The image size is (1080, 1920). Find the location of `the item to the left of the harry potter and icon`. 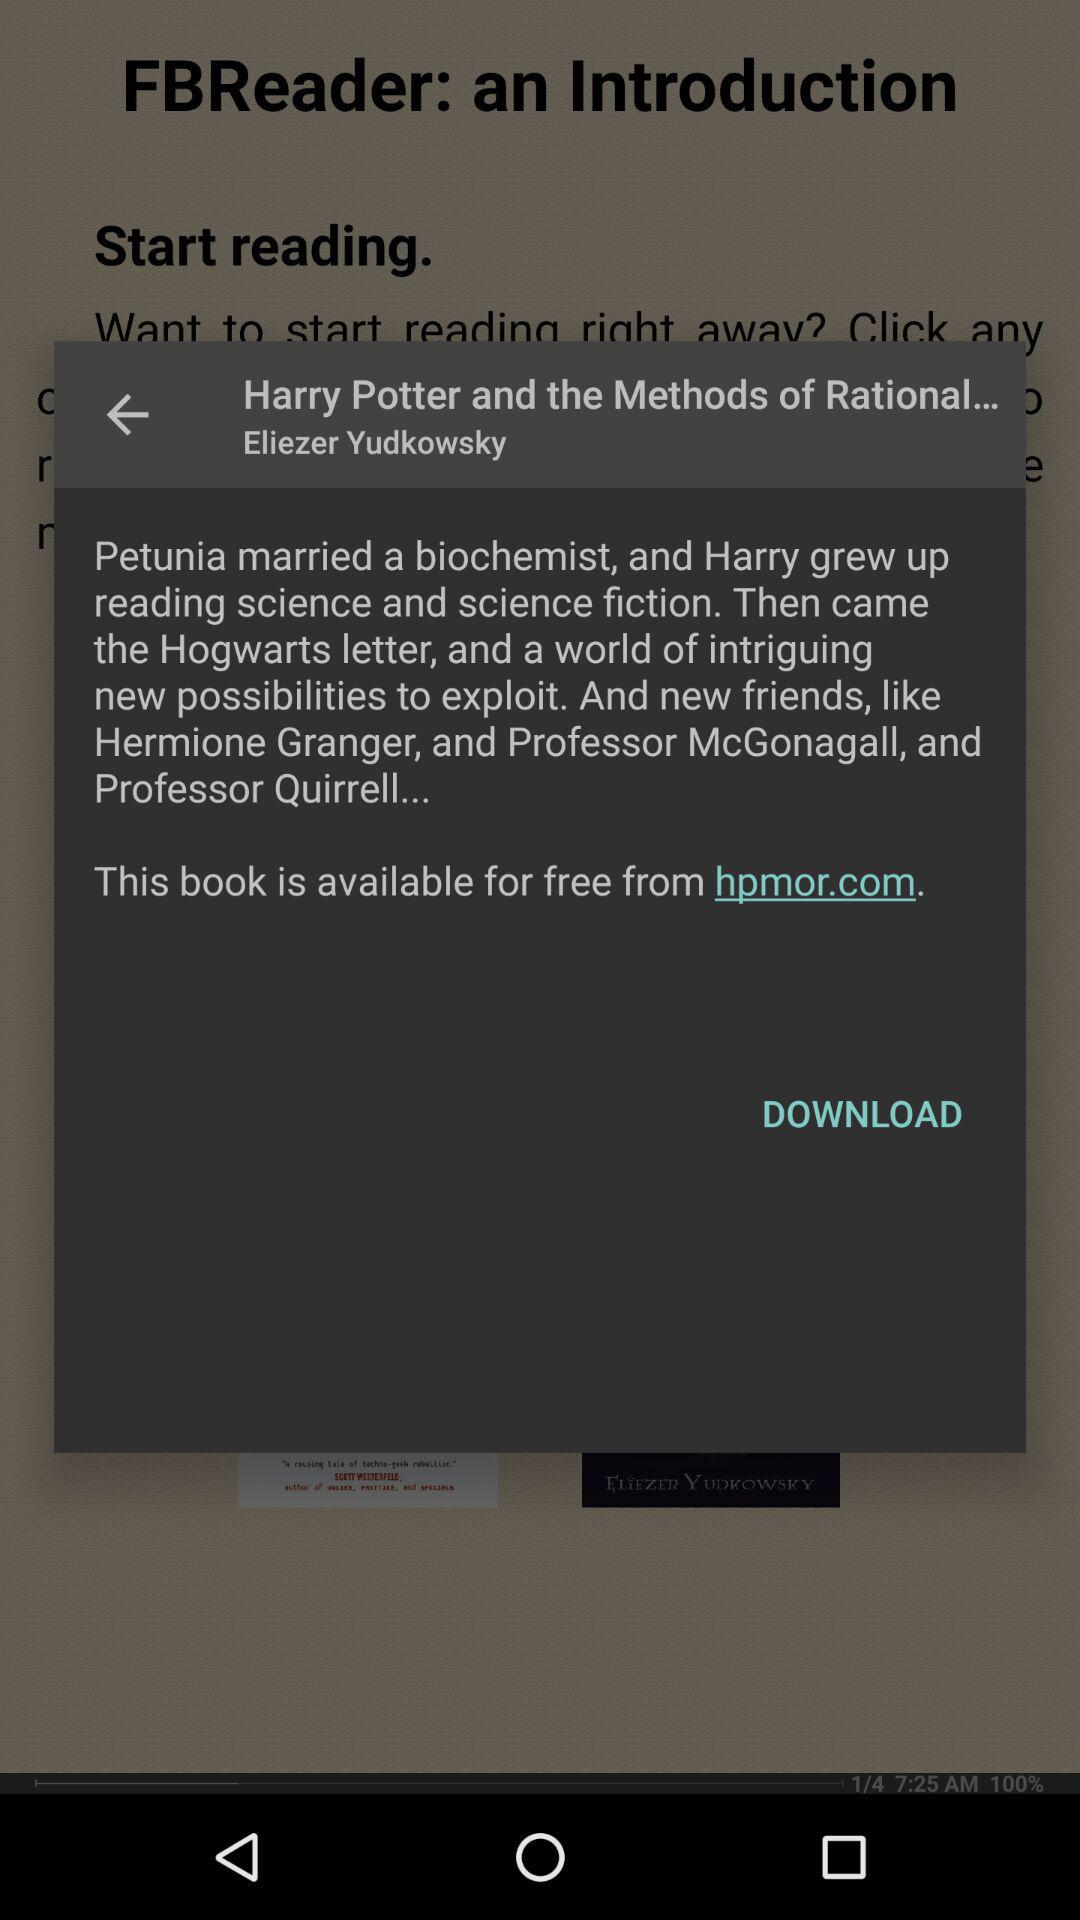

the item to the left of the harry potter and icon is located at coordinates (127, 413).